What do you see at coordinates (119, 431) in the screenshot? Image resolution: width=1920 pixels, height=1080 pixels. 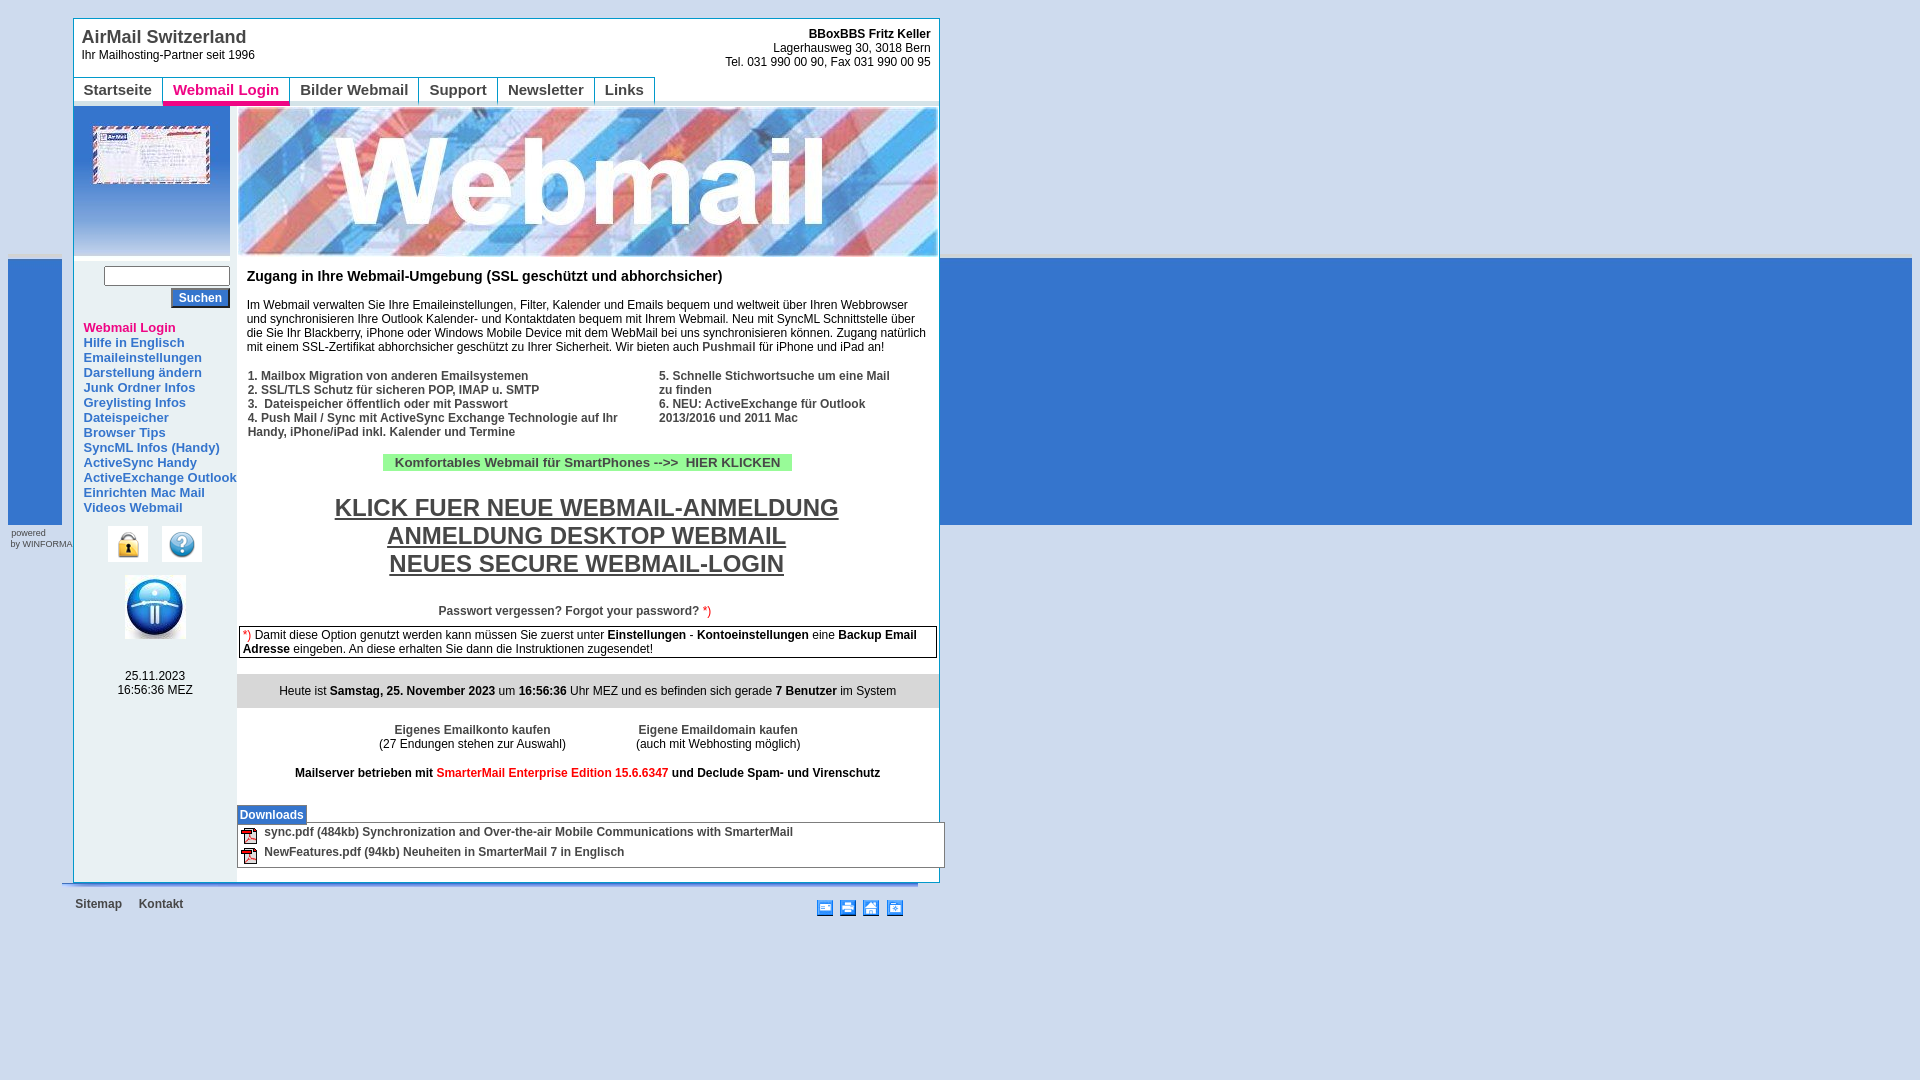 I see `'Browser Tips'` at bounding box center [119, 431].